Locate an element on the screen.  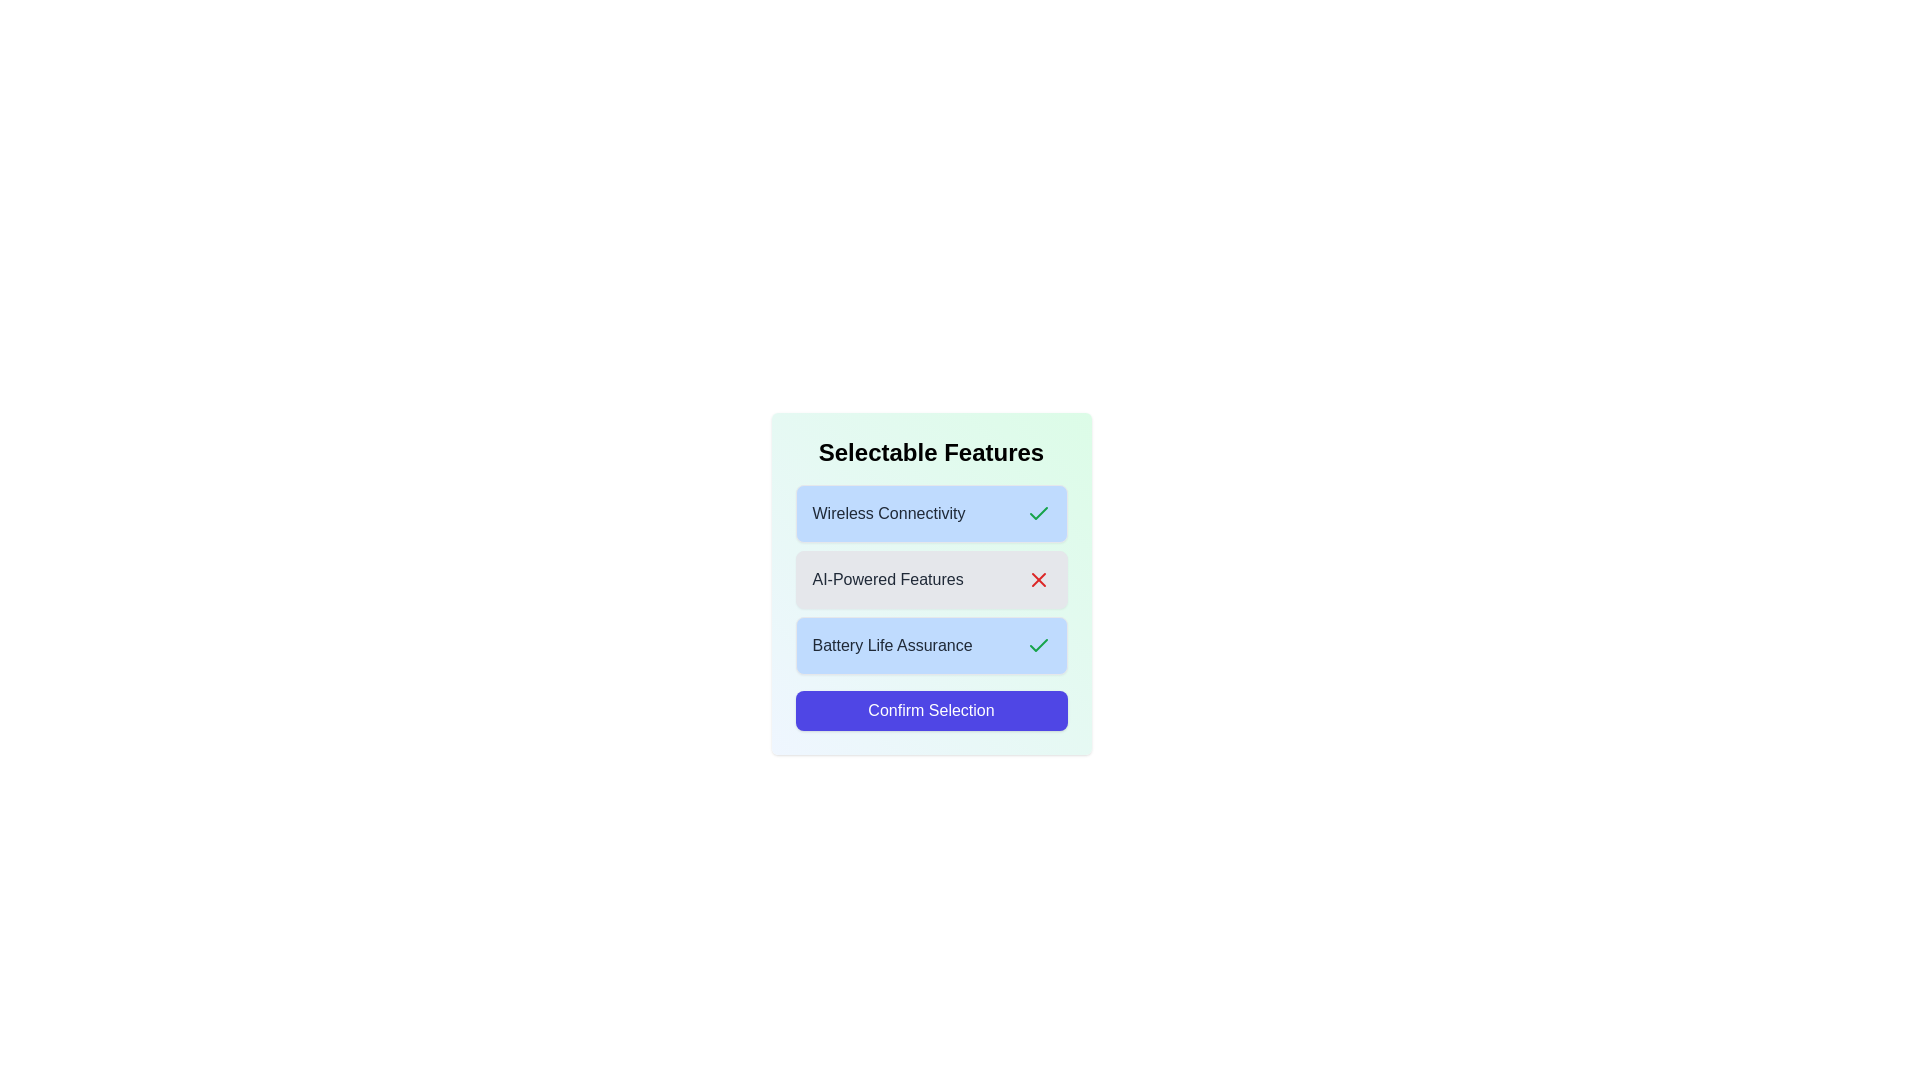
the Text Label that serves as a title to label the section containing selectable features, positioned at the top of the card-like layout is located at coordinates (930, 452).